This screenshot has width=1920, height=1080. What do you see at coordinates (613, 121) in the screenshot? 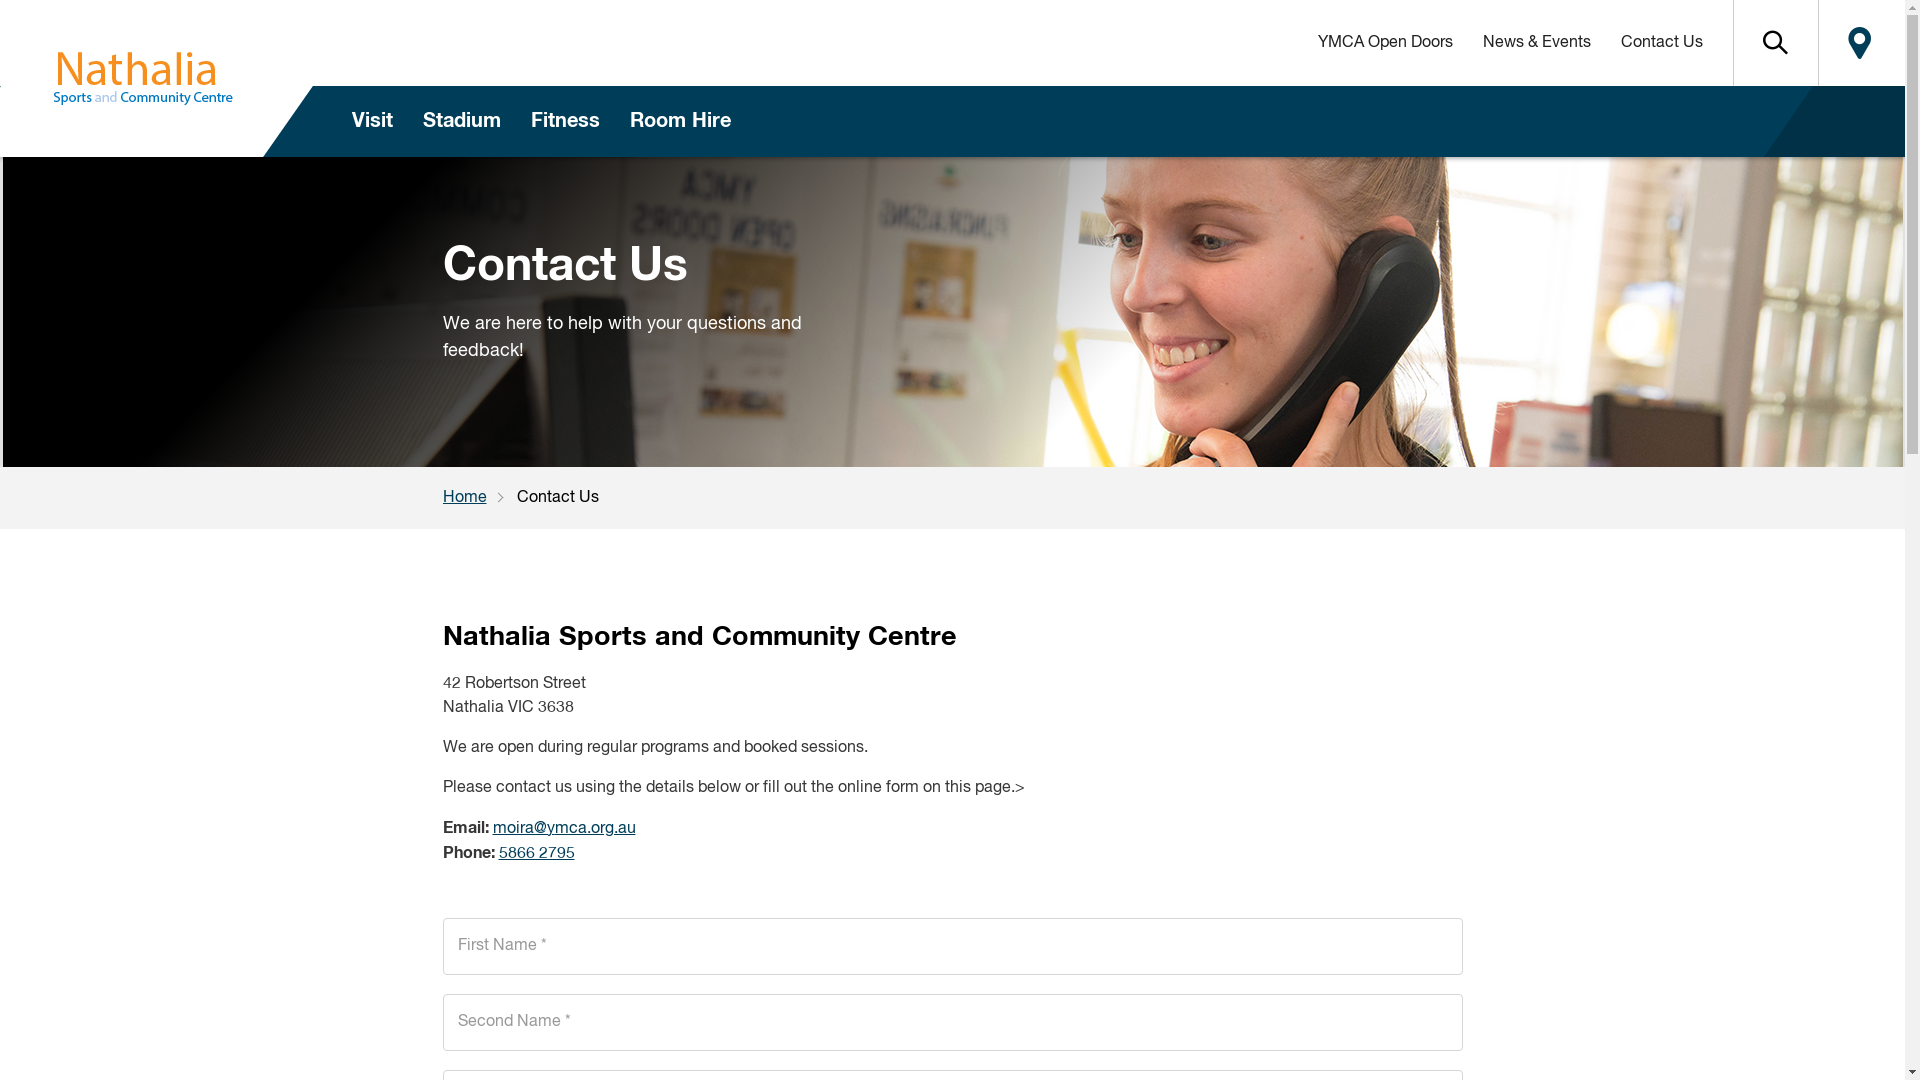
I see `'Room Hire'` at bounding box center [613, 121].